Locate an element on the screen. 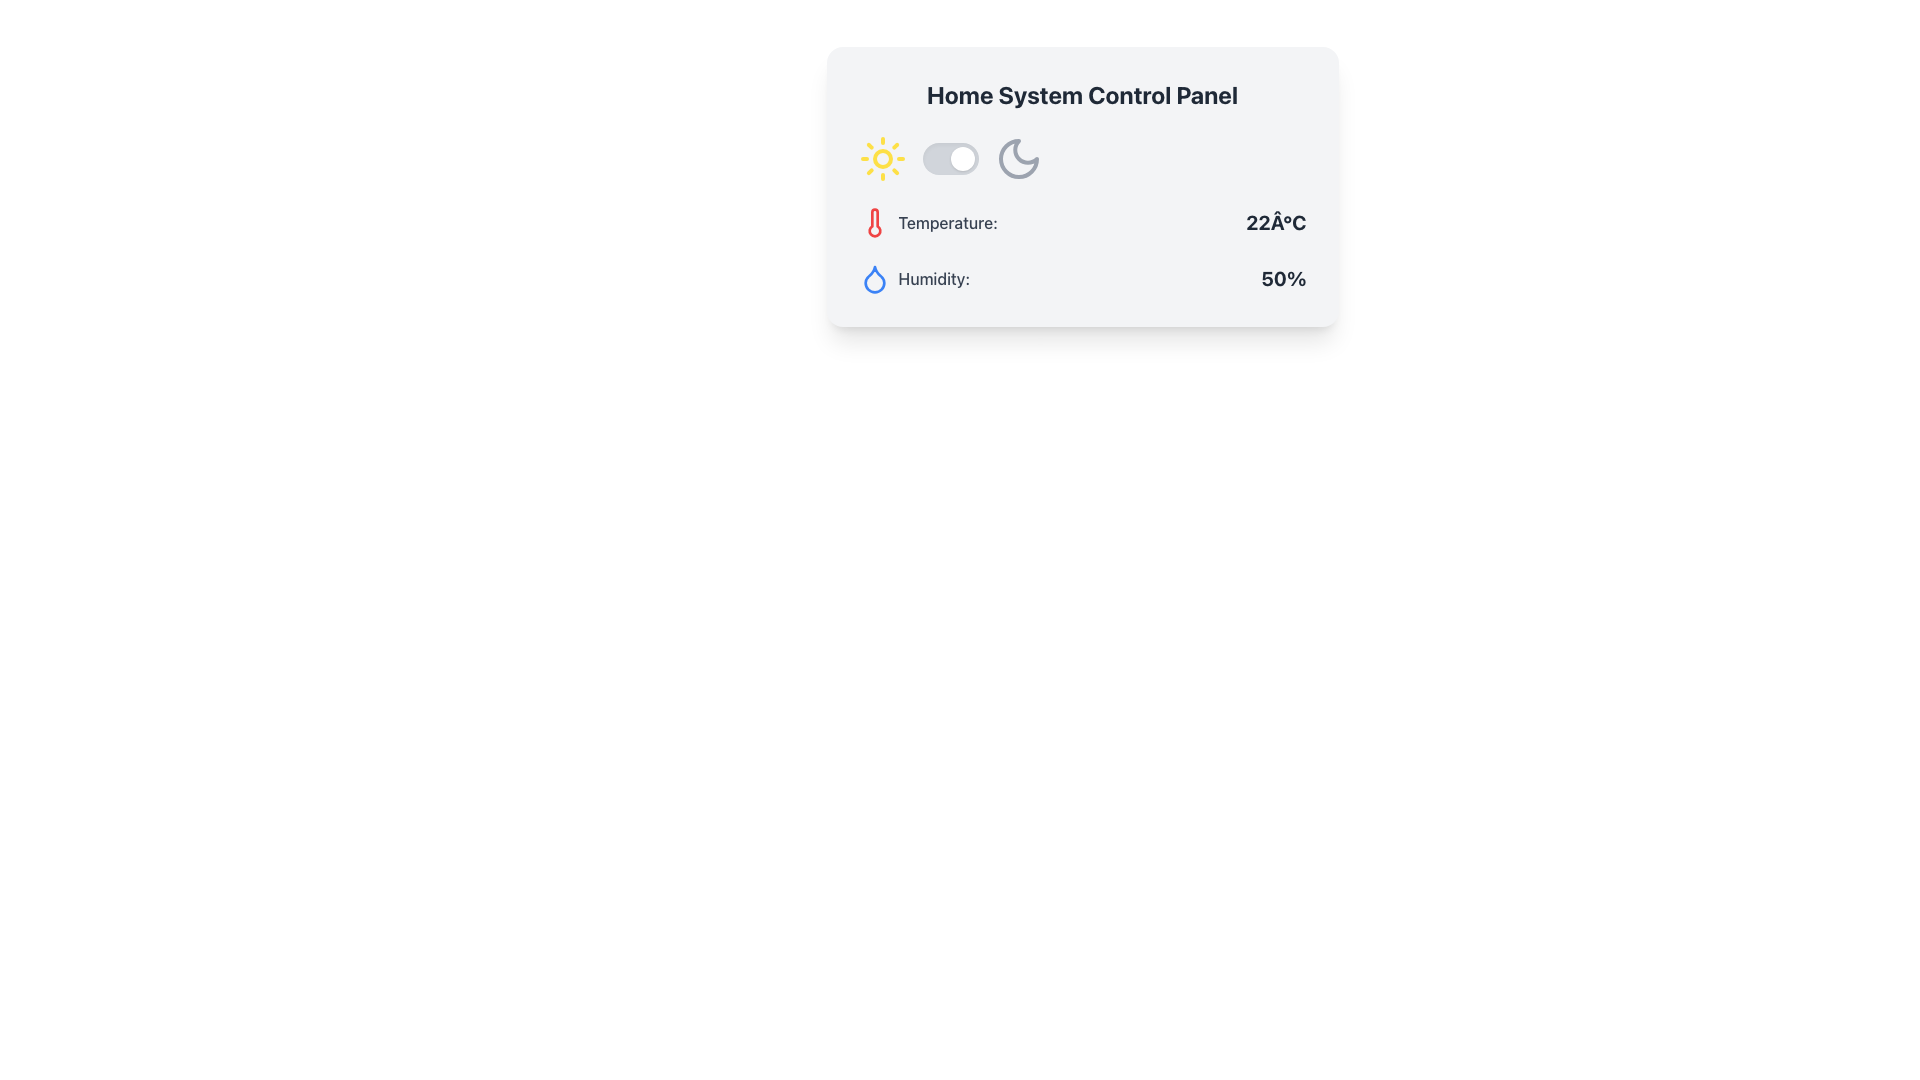  the center of the sun icon, which represents daytime mode or brightness, located on the top left of the Home System Control Panel is located at coordinates (881, 157).